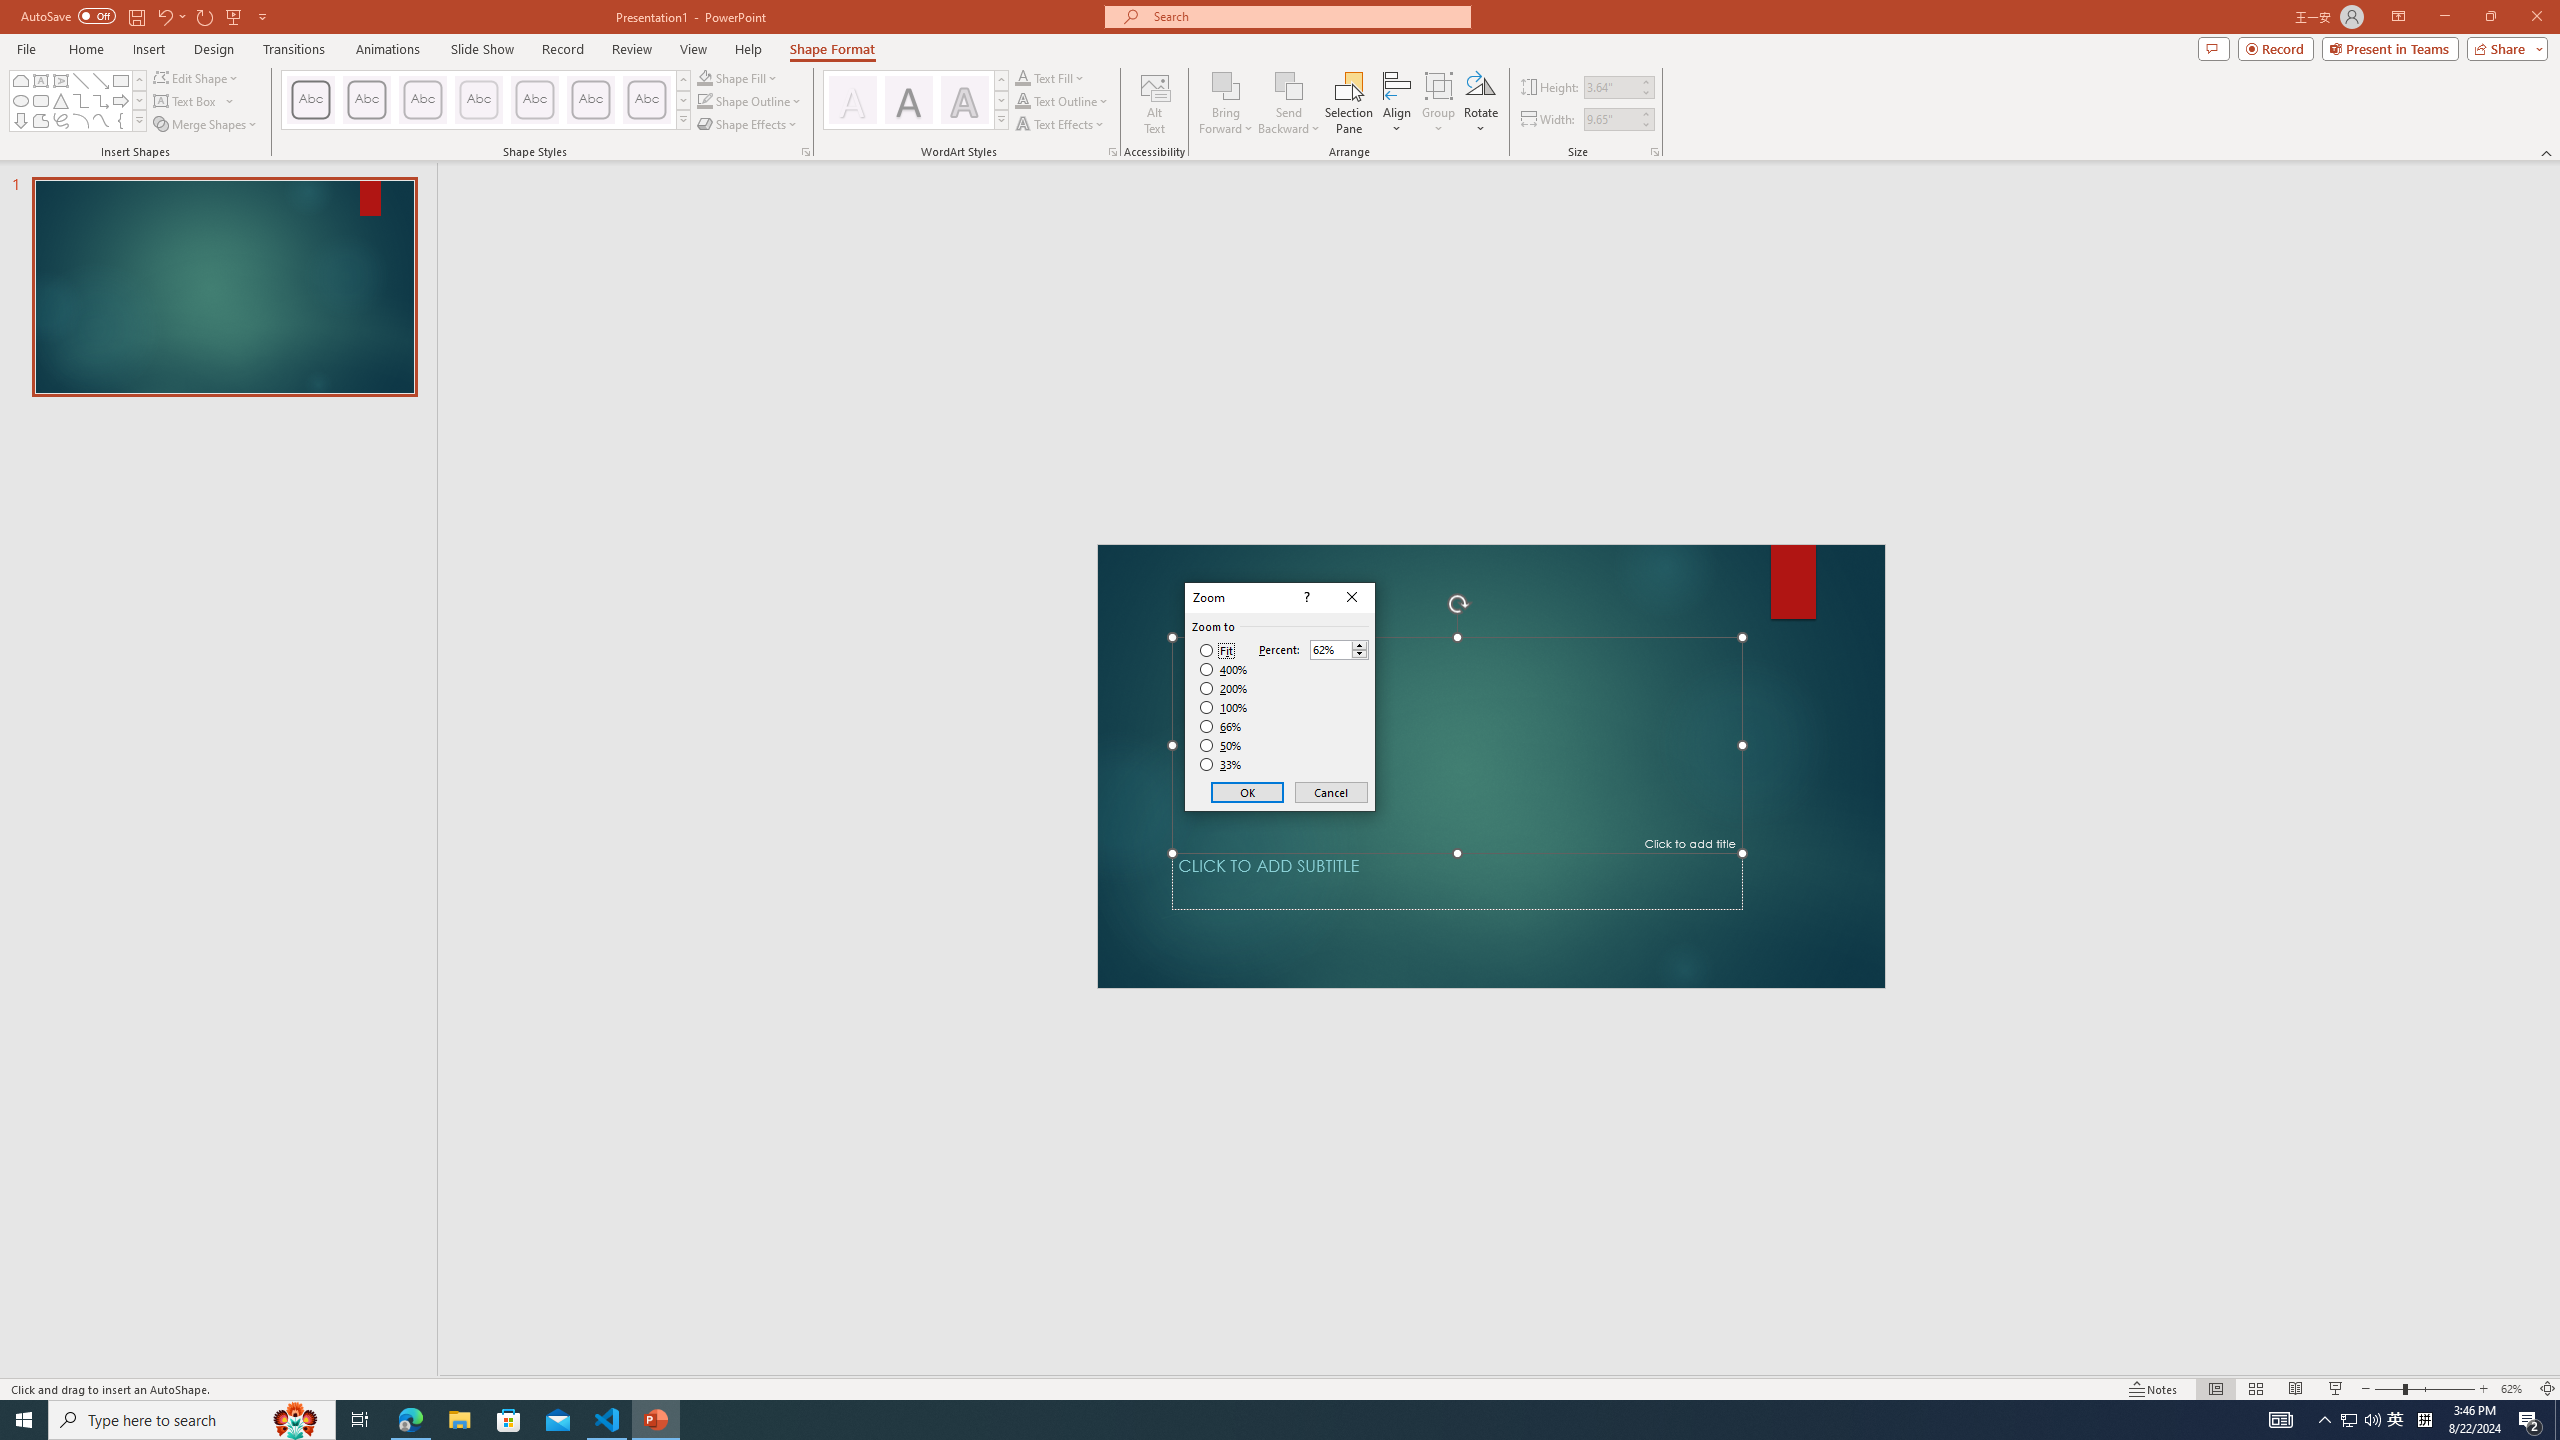 This screenshot has height=1440, width=2560. What do you see at coordinates (1610, 118) in the screenshot?
I see `'Shape Width'` at bounding box center [1610, 118].